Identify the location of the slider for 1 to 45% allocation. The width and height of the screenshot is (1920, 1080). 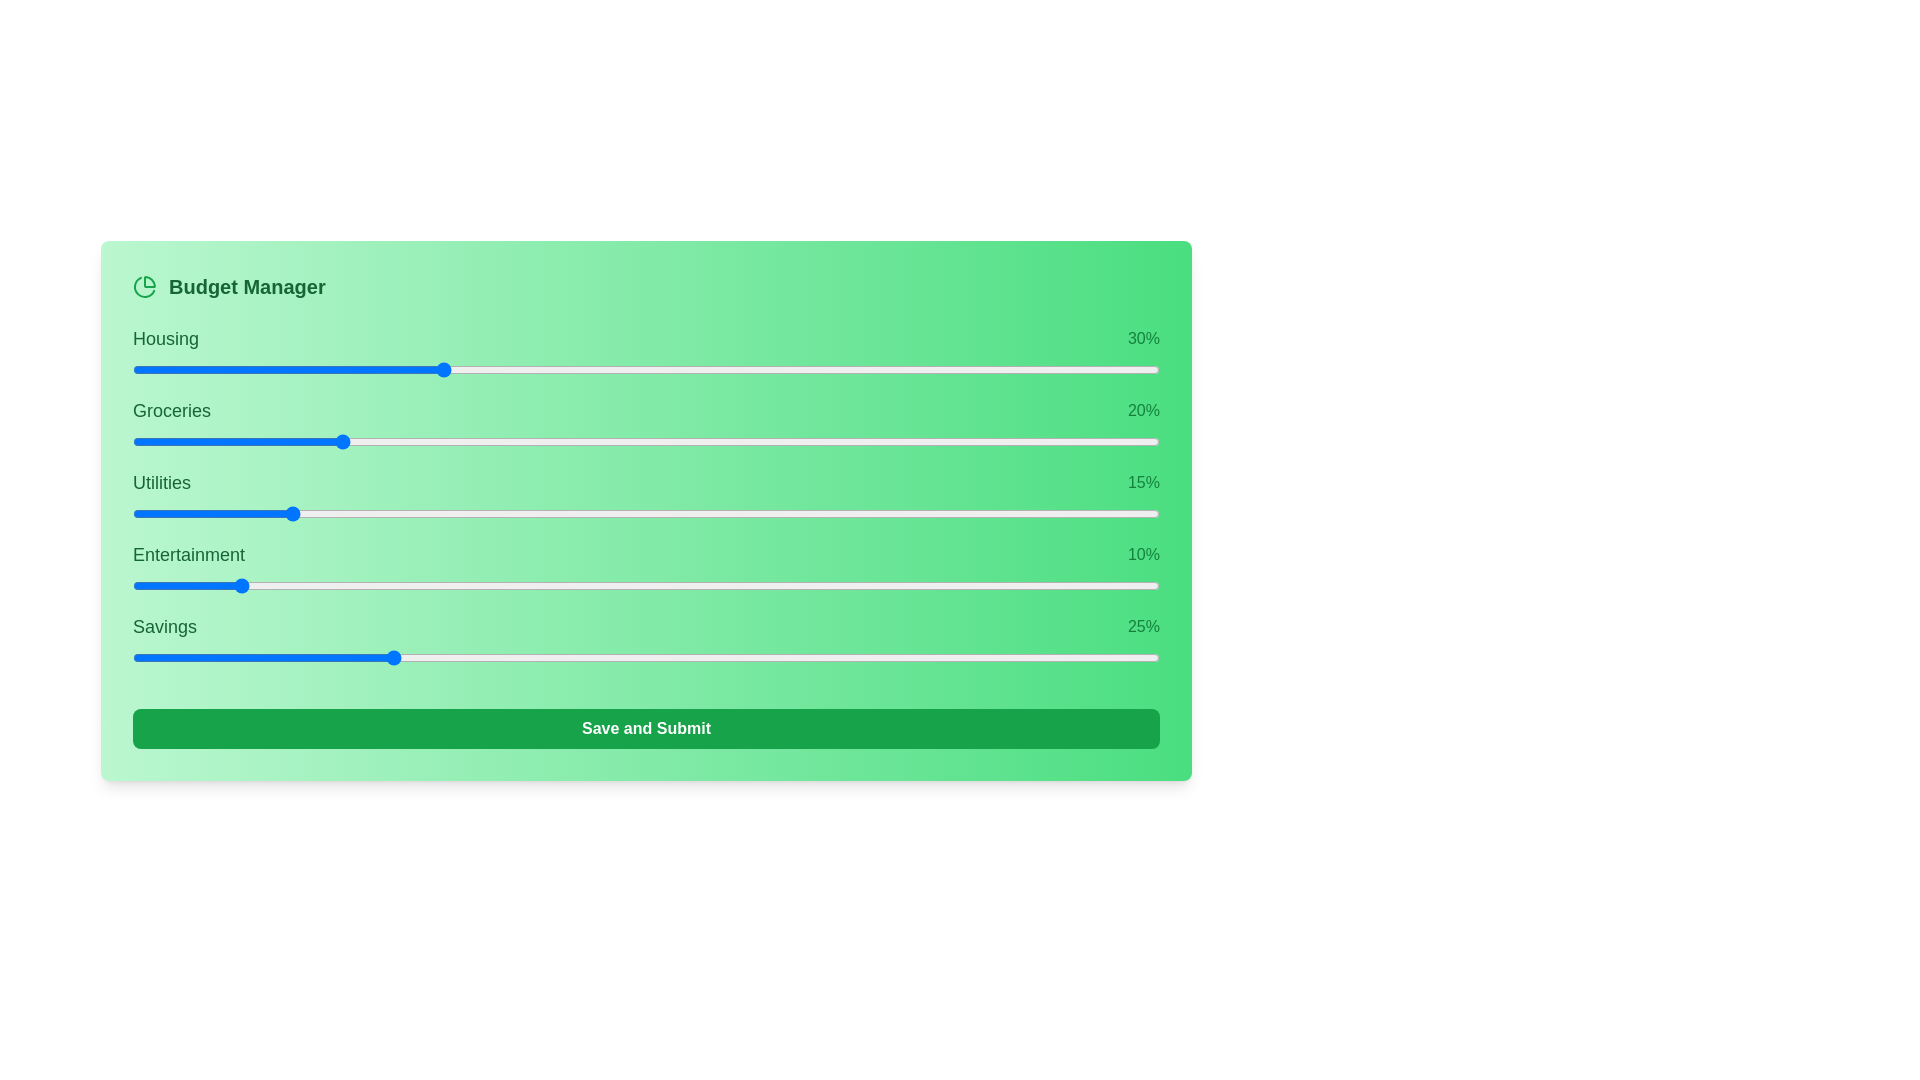
(877, 441).